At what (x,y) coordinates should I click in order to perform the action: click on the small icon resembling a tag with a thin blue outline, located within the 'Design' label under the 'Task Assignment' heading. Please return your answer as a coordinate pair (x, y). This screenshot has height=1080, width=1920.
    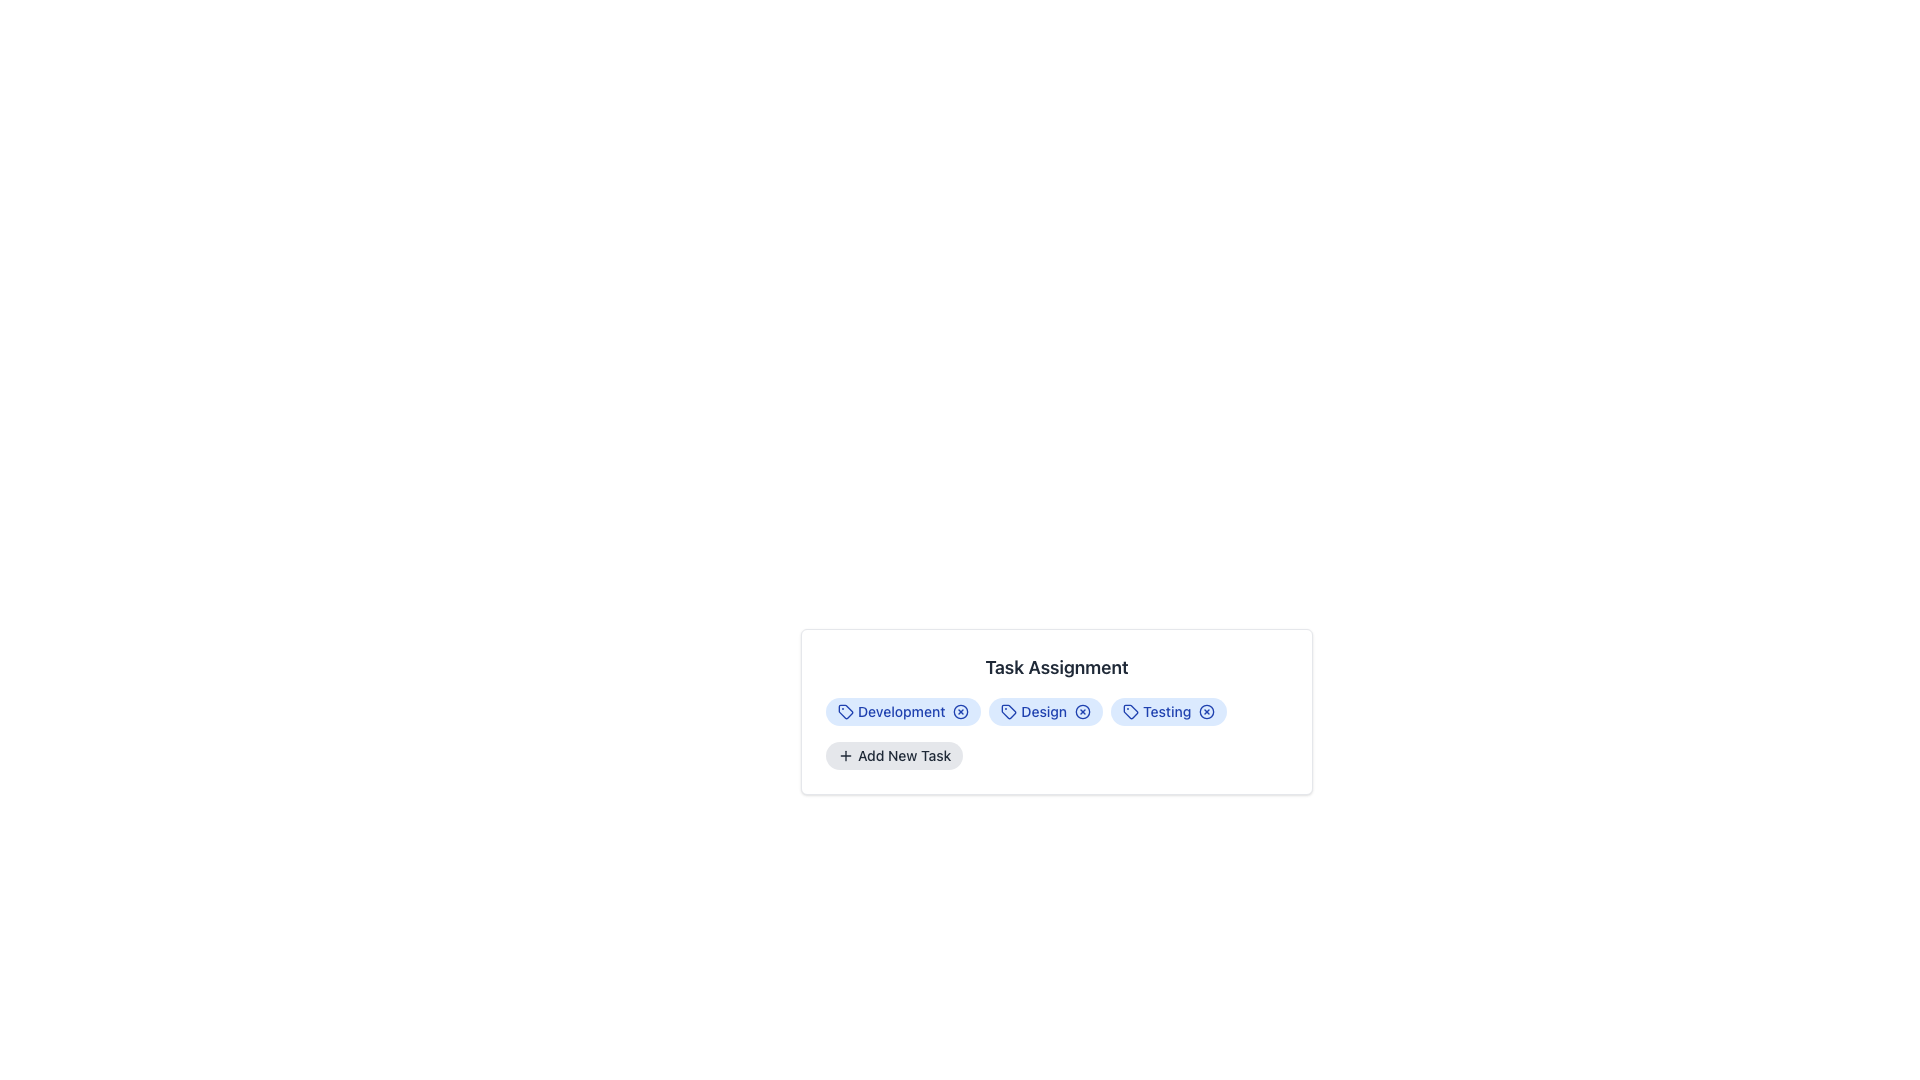
    Looking at the image, I should click on (1009, 711).